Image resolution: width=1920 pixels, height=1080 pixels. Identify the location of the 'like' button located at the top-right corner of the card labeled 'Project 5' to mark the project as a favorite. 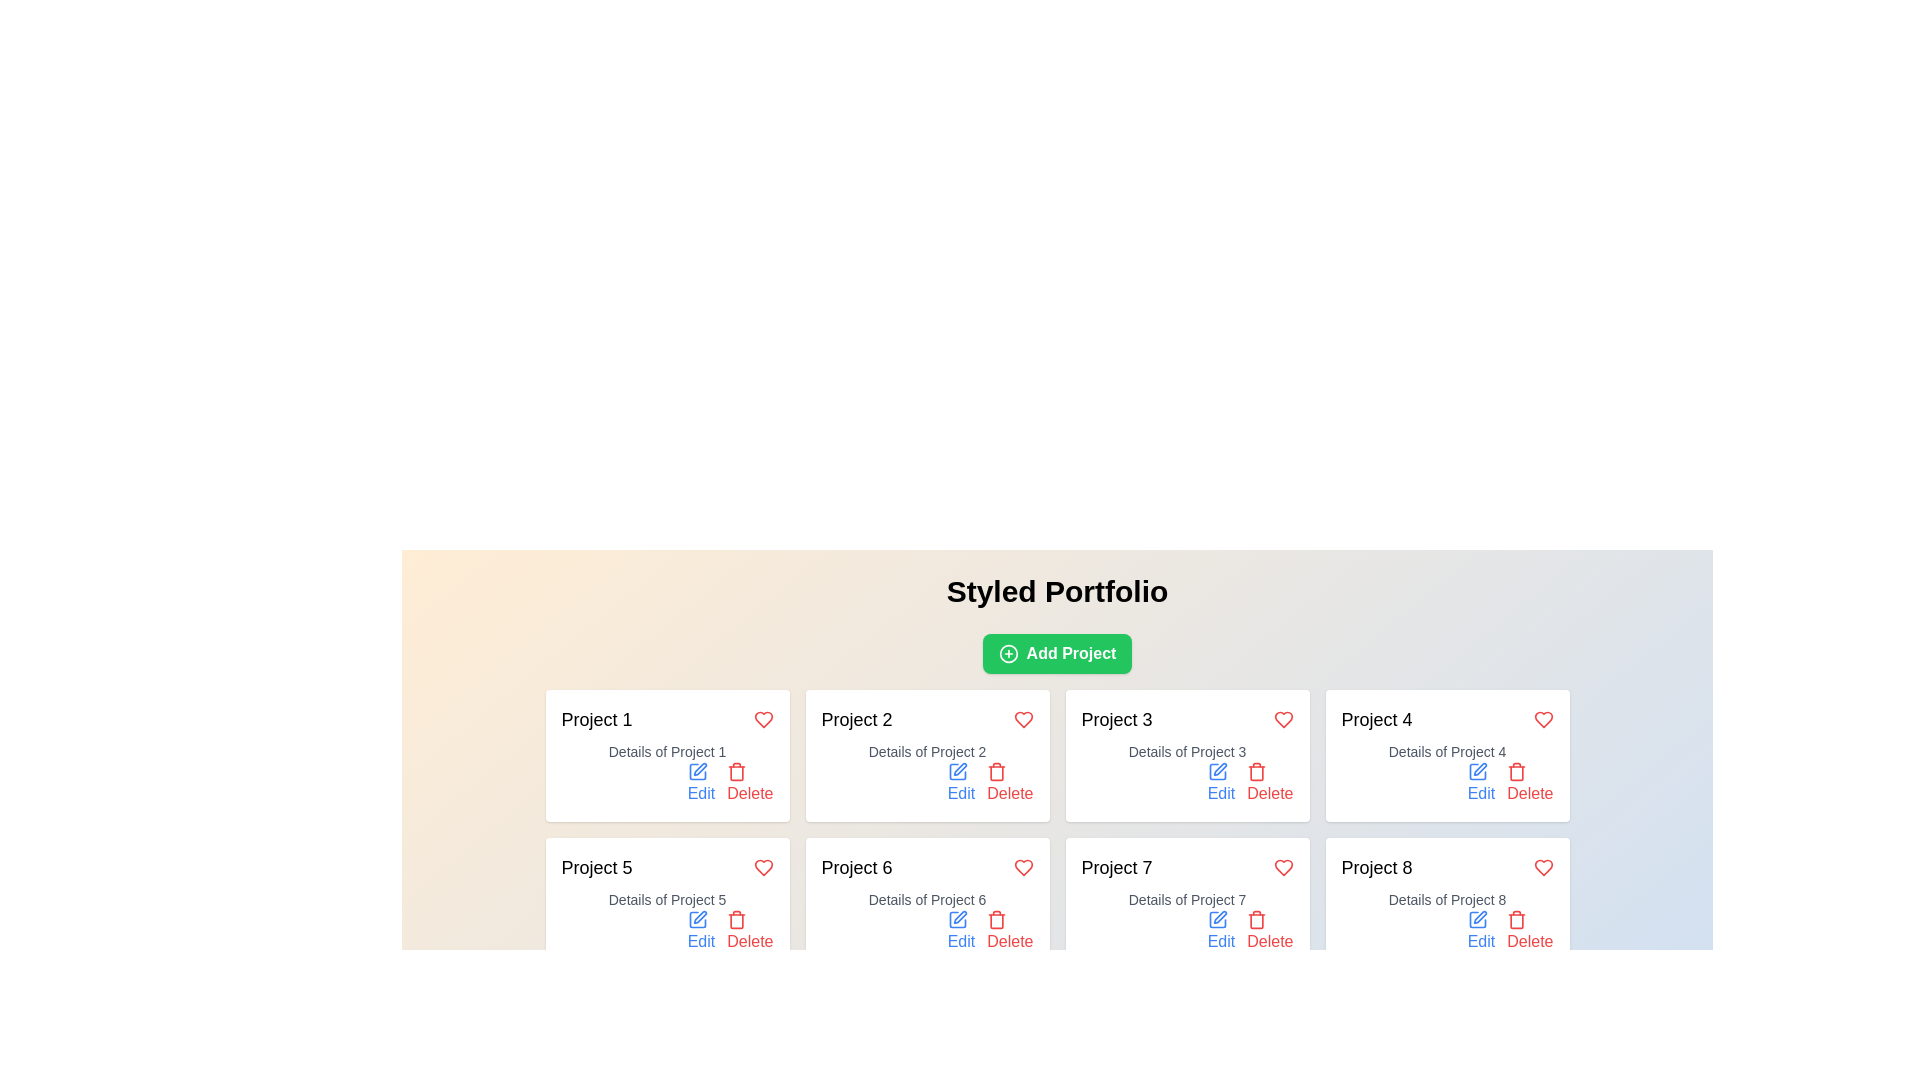
(762, 866).